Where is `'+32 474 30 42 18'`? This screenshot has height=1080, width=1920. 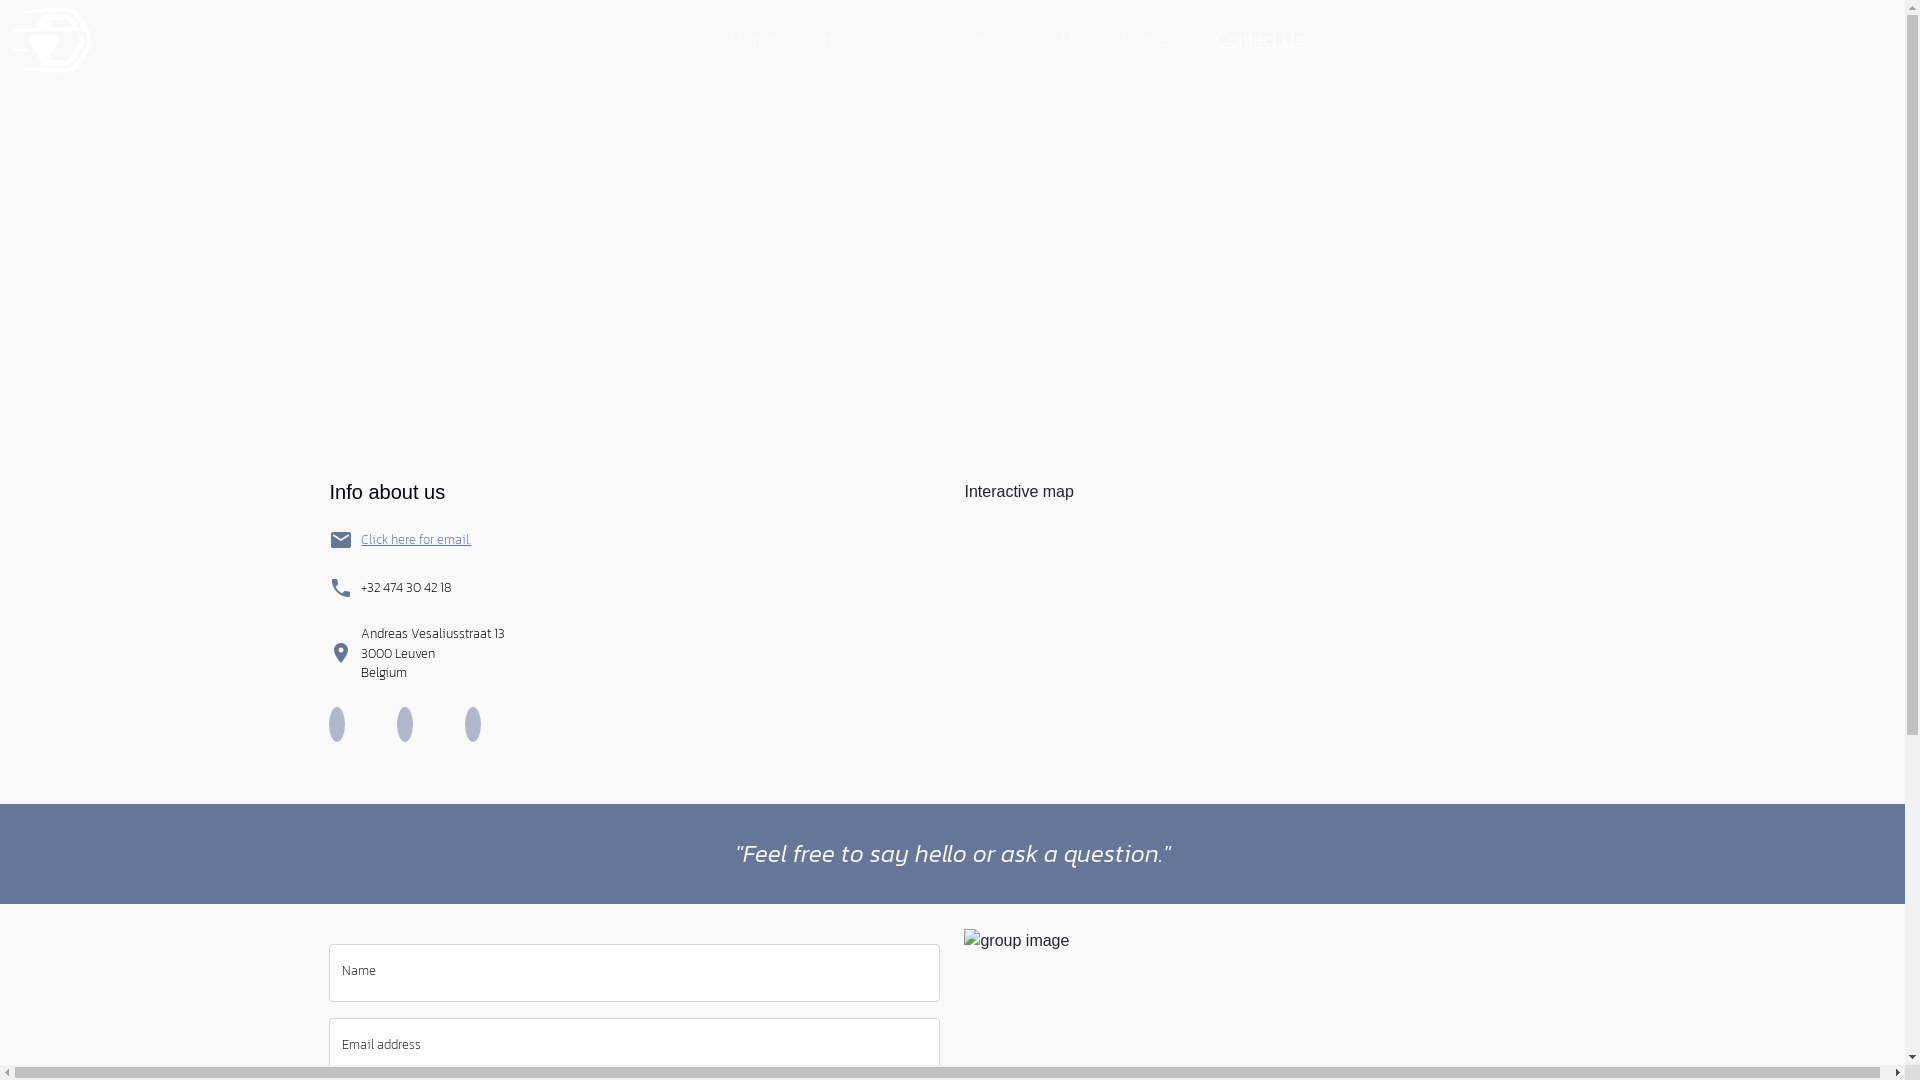
'+32 474 30 42 18' is located at coordinates (405, 586).